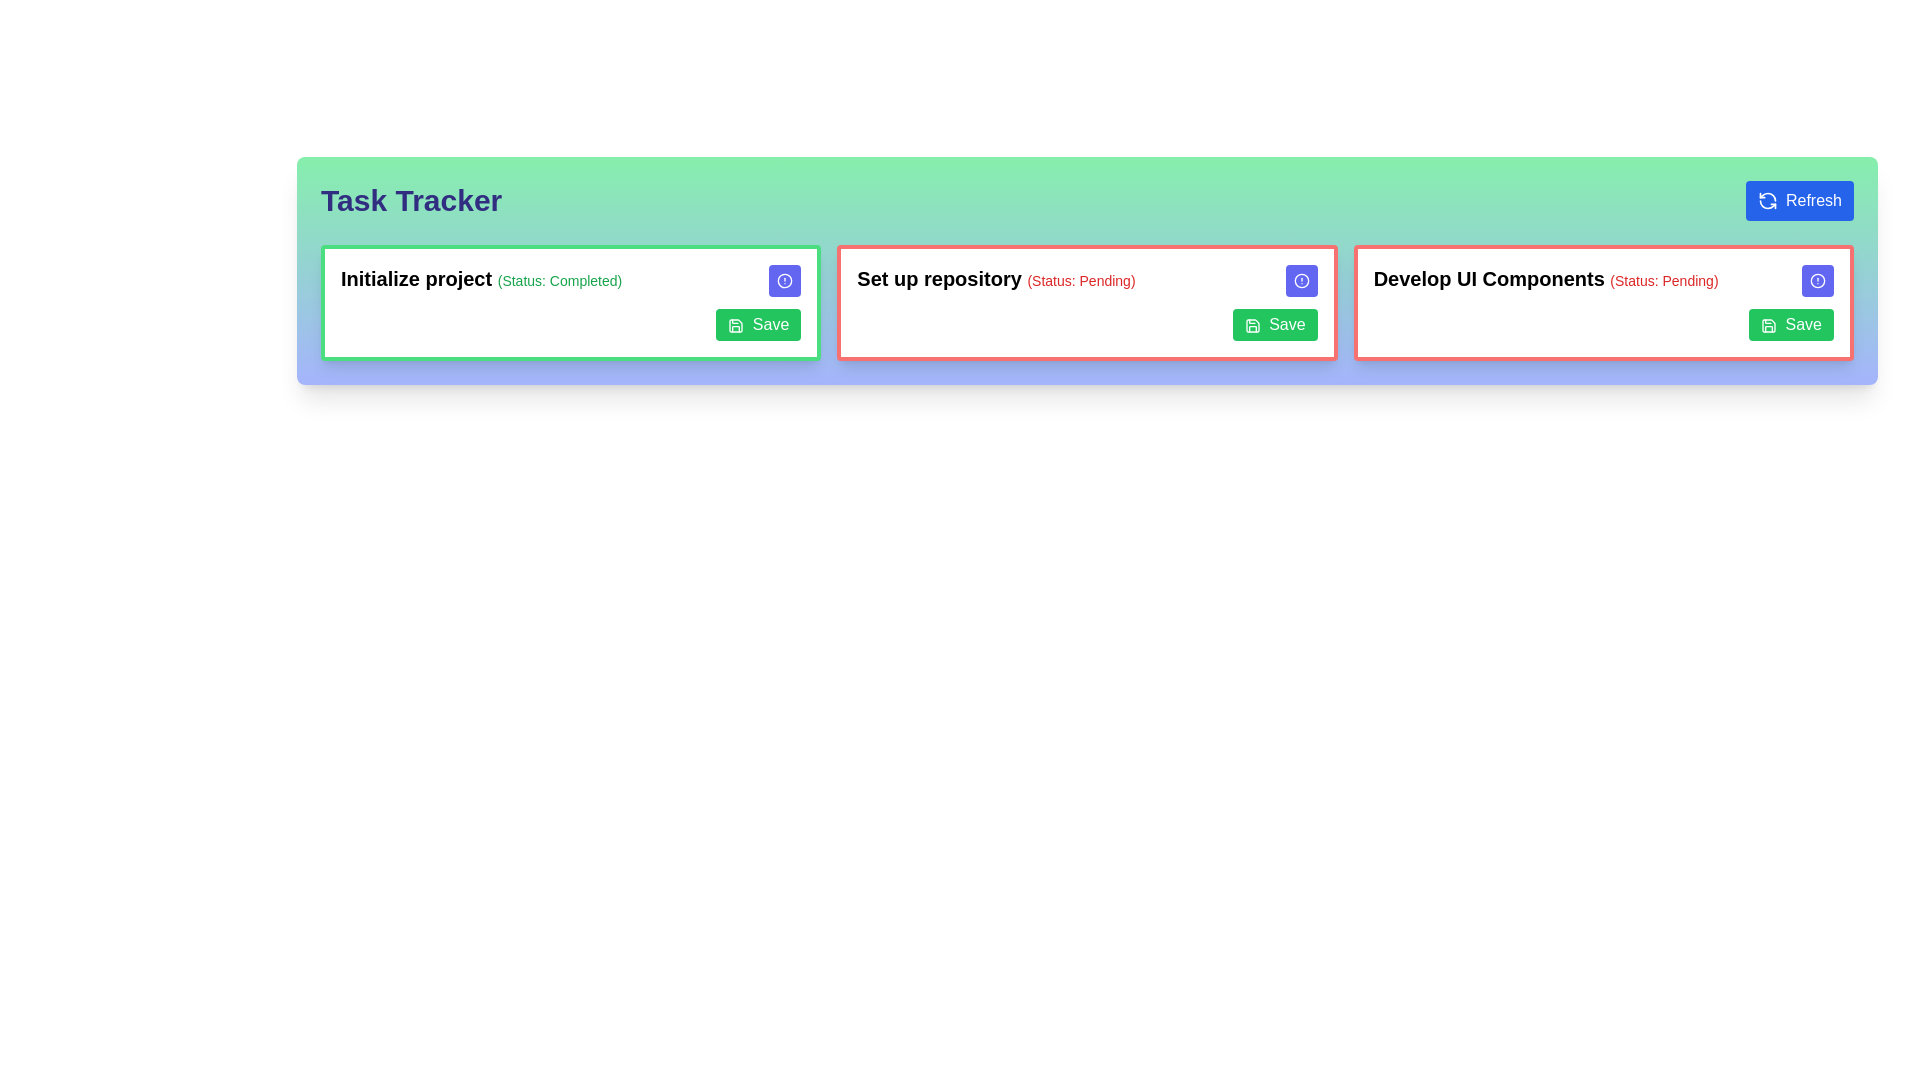 This screenshot has height=1080, width=1920. Describe the element at coordinates (481, 281) in the screenshot. I see `the text label that serves as a header for the task 'Initialize project', located in the upper-central part of the first task card on the left side of the task tracker` at that location.